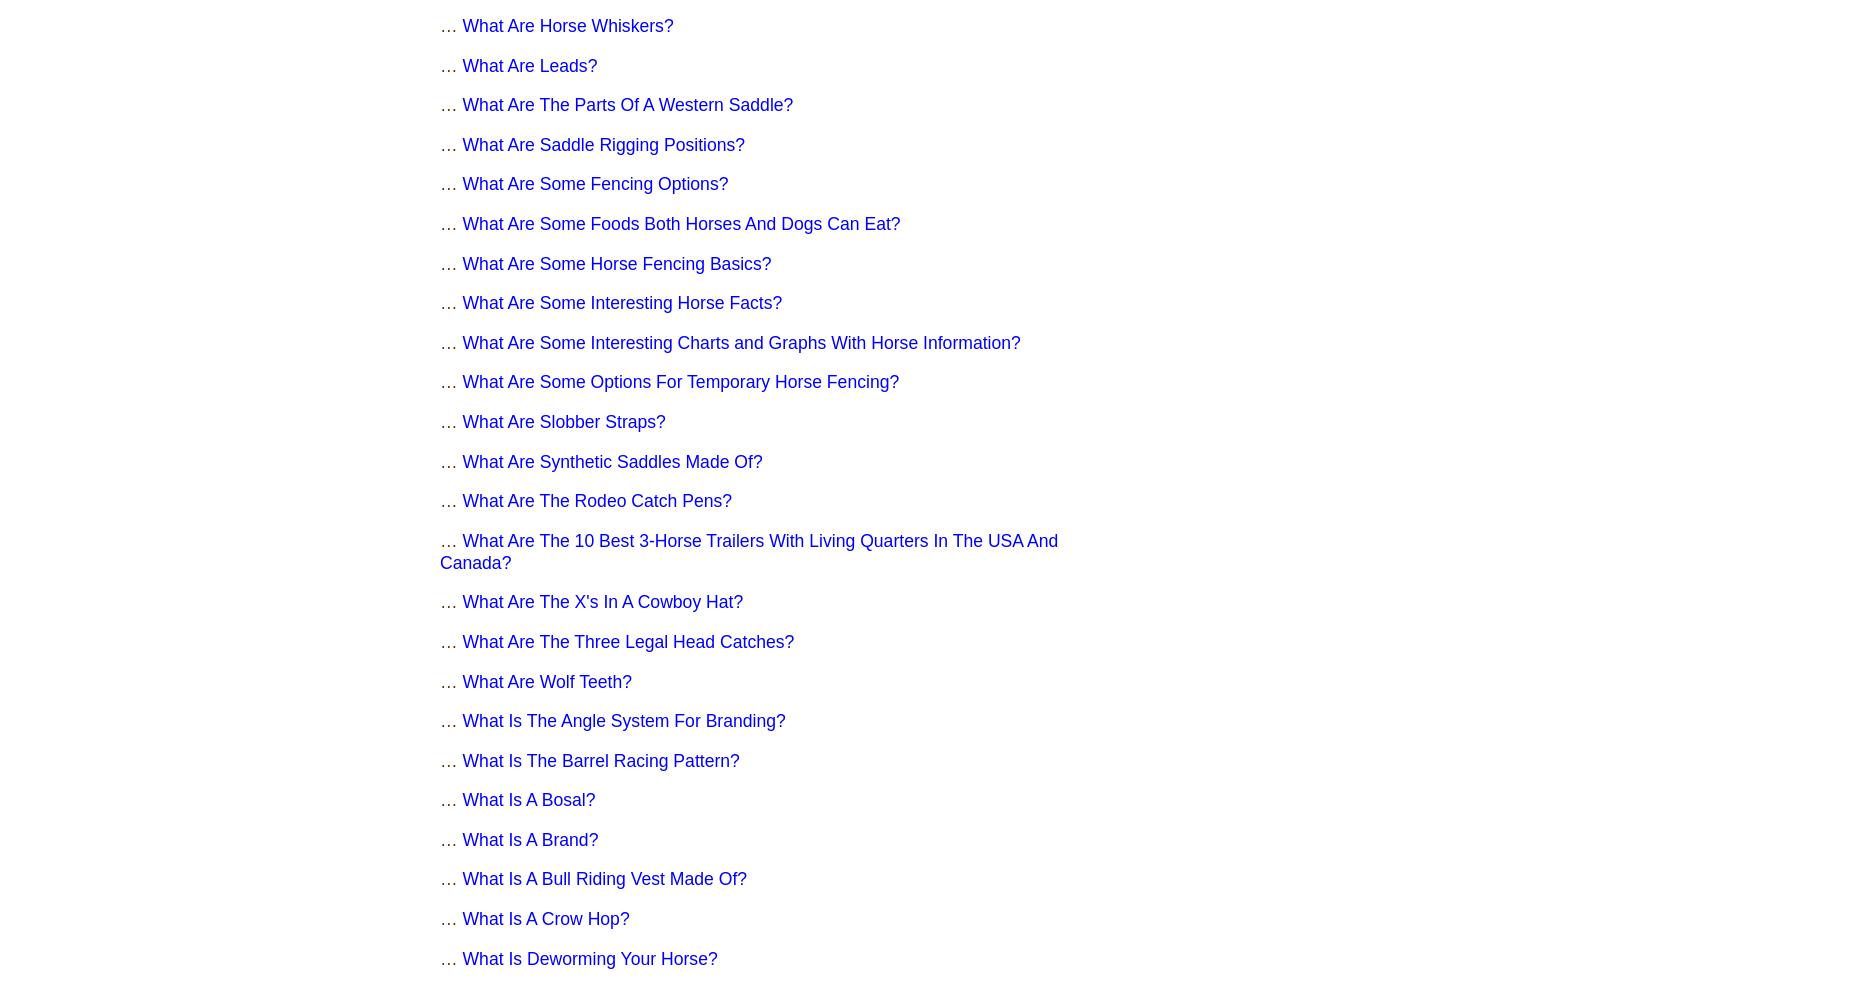 This screenshot has width=1850, height=981. I want to click on 'What Is A Brand?', so click(530, 838).